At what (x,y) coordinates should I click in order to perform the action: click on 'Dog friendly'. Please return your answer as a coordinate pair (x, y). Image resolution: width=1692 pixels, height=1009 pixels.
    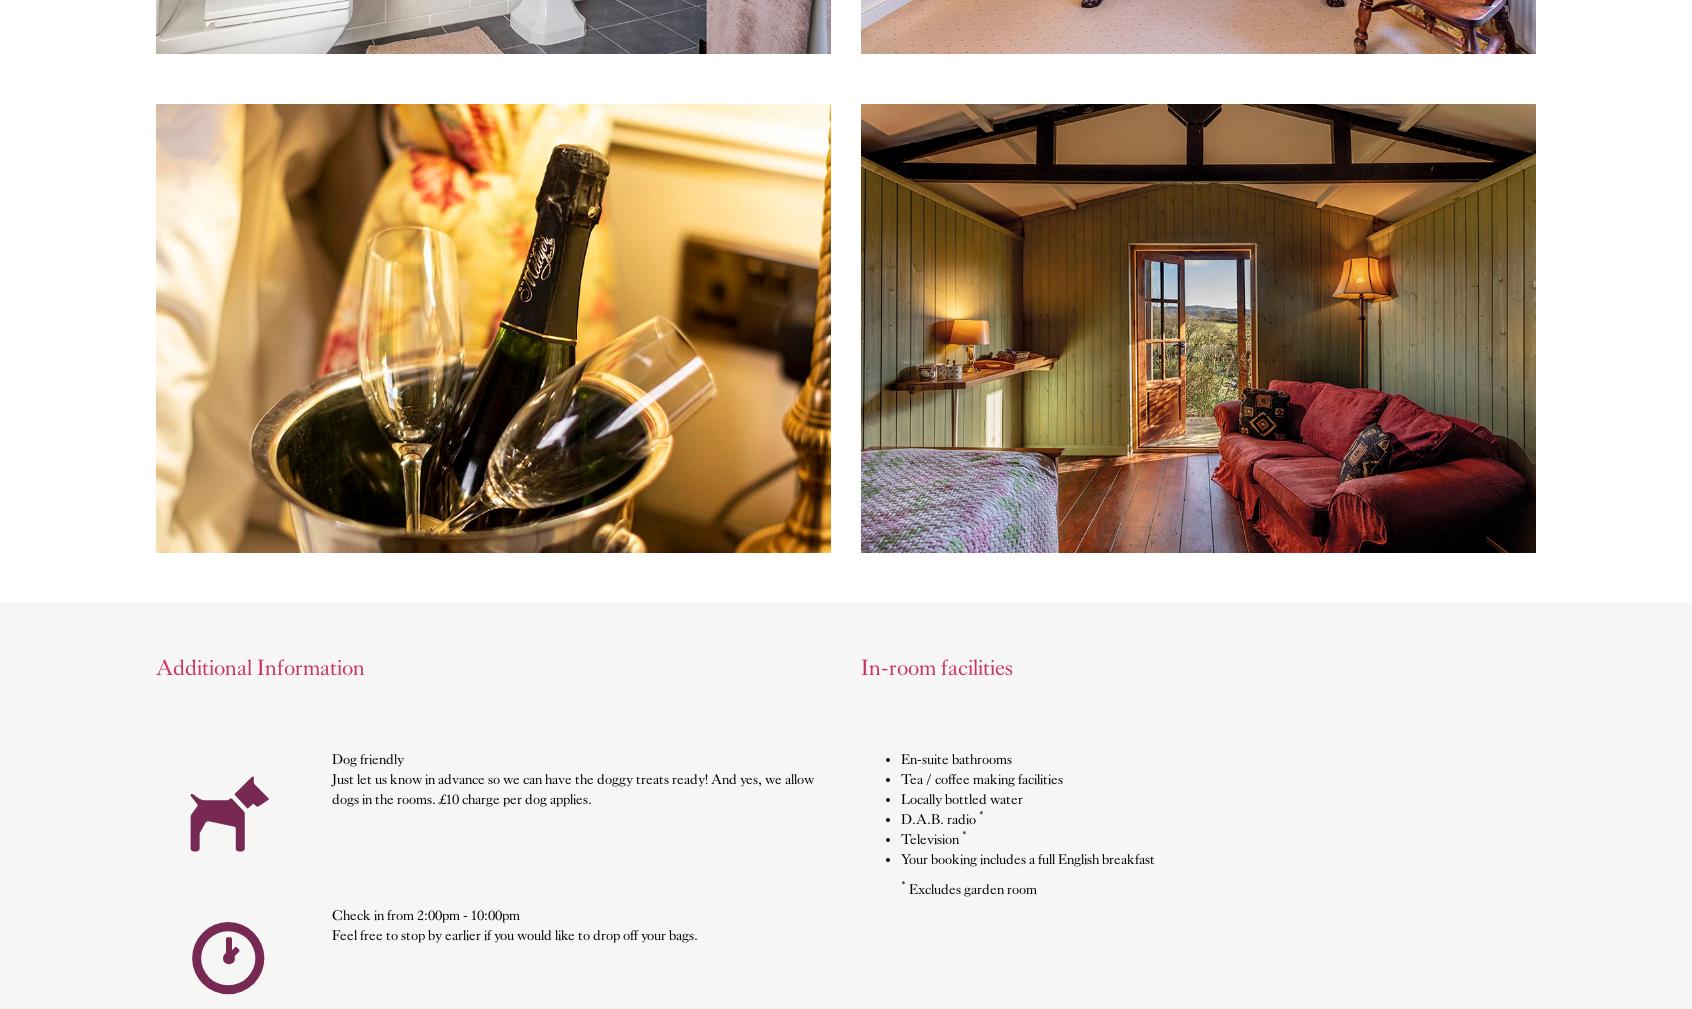
    Looking at the image, I should click on (330, 758).